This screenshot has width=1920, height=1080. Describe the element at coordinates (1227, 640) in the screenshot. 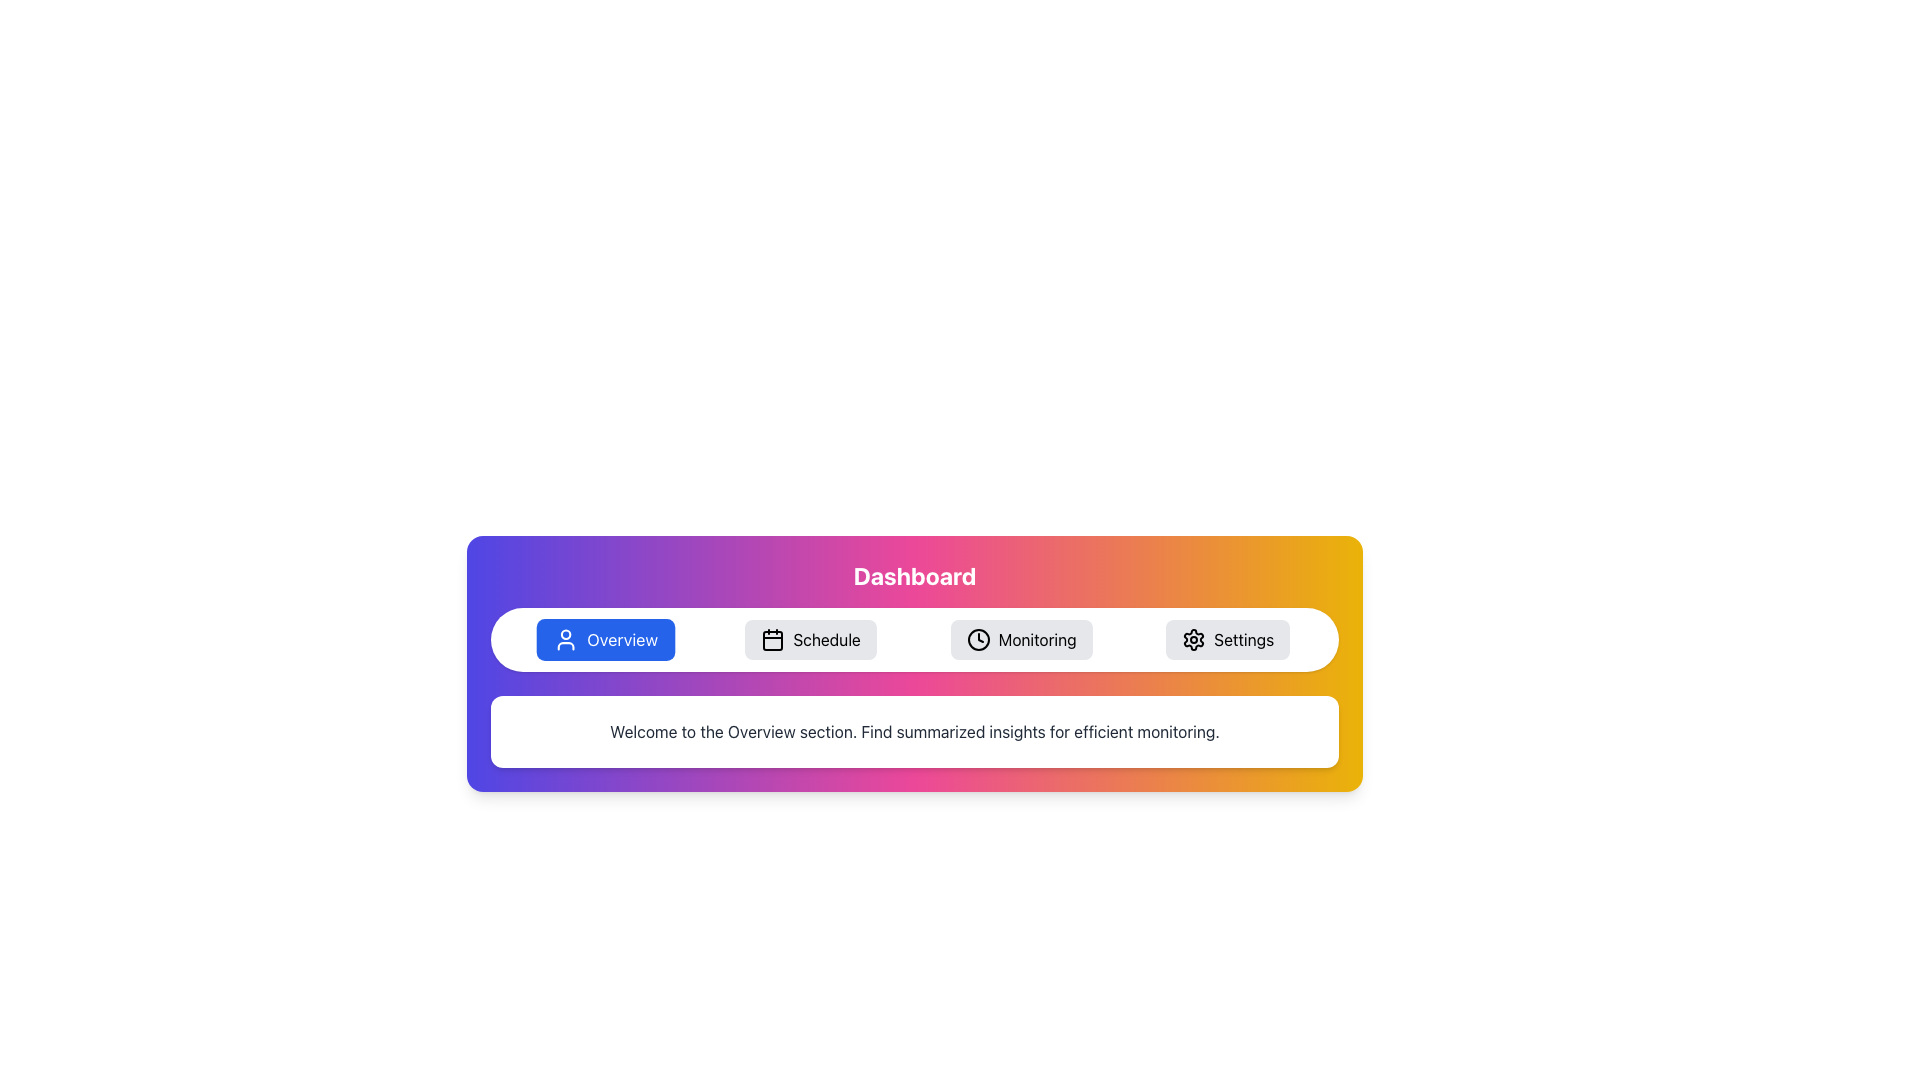

I see `the 'Settings' navigation button located as the fourth button from the left in the horizontal navigation bar` at that location.